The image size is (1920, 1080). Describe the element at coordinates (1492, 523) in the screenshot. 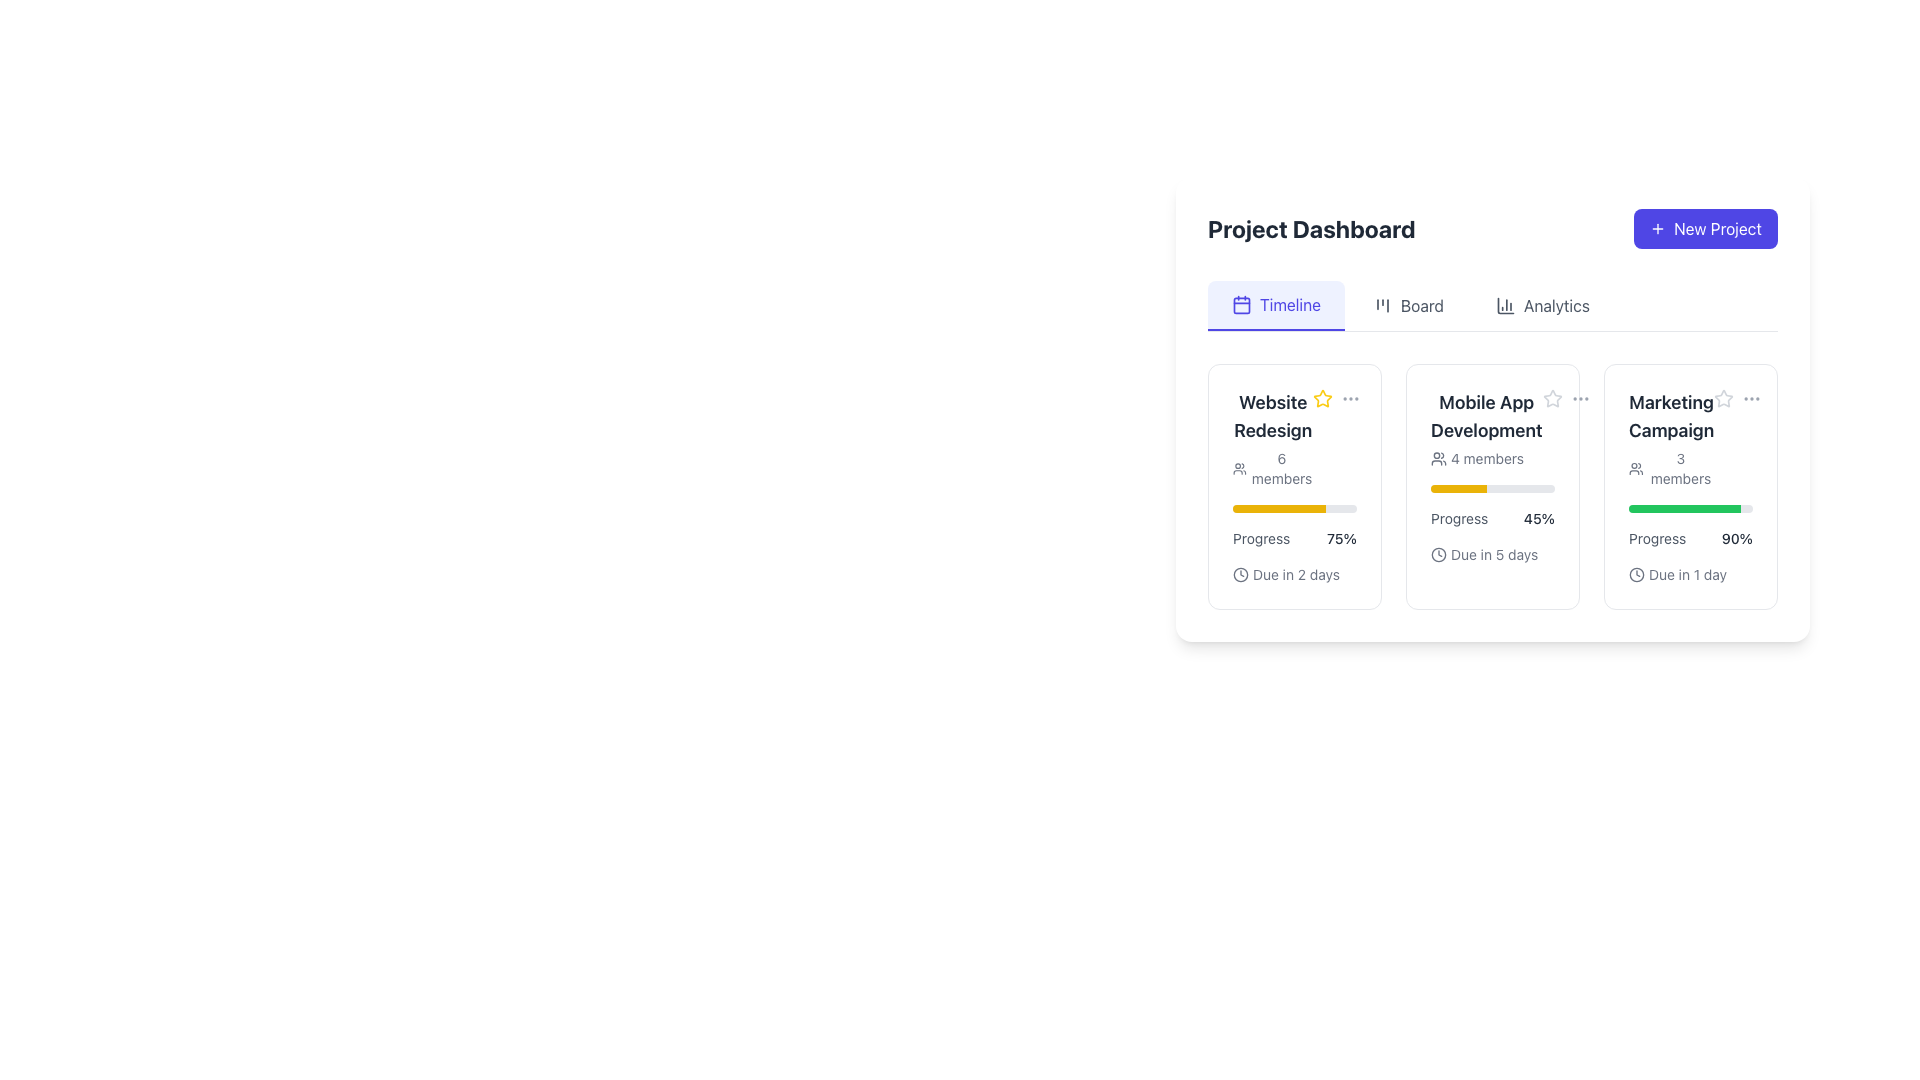

I see `the progress details of the progress indicator showing 'Progress', '45%', and 'Due in 5 days' within the 'Mobile App Development' card` at that location.